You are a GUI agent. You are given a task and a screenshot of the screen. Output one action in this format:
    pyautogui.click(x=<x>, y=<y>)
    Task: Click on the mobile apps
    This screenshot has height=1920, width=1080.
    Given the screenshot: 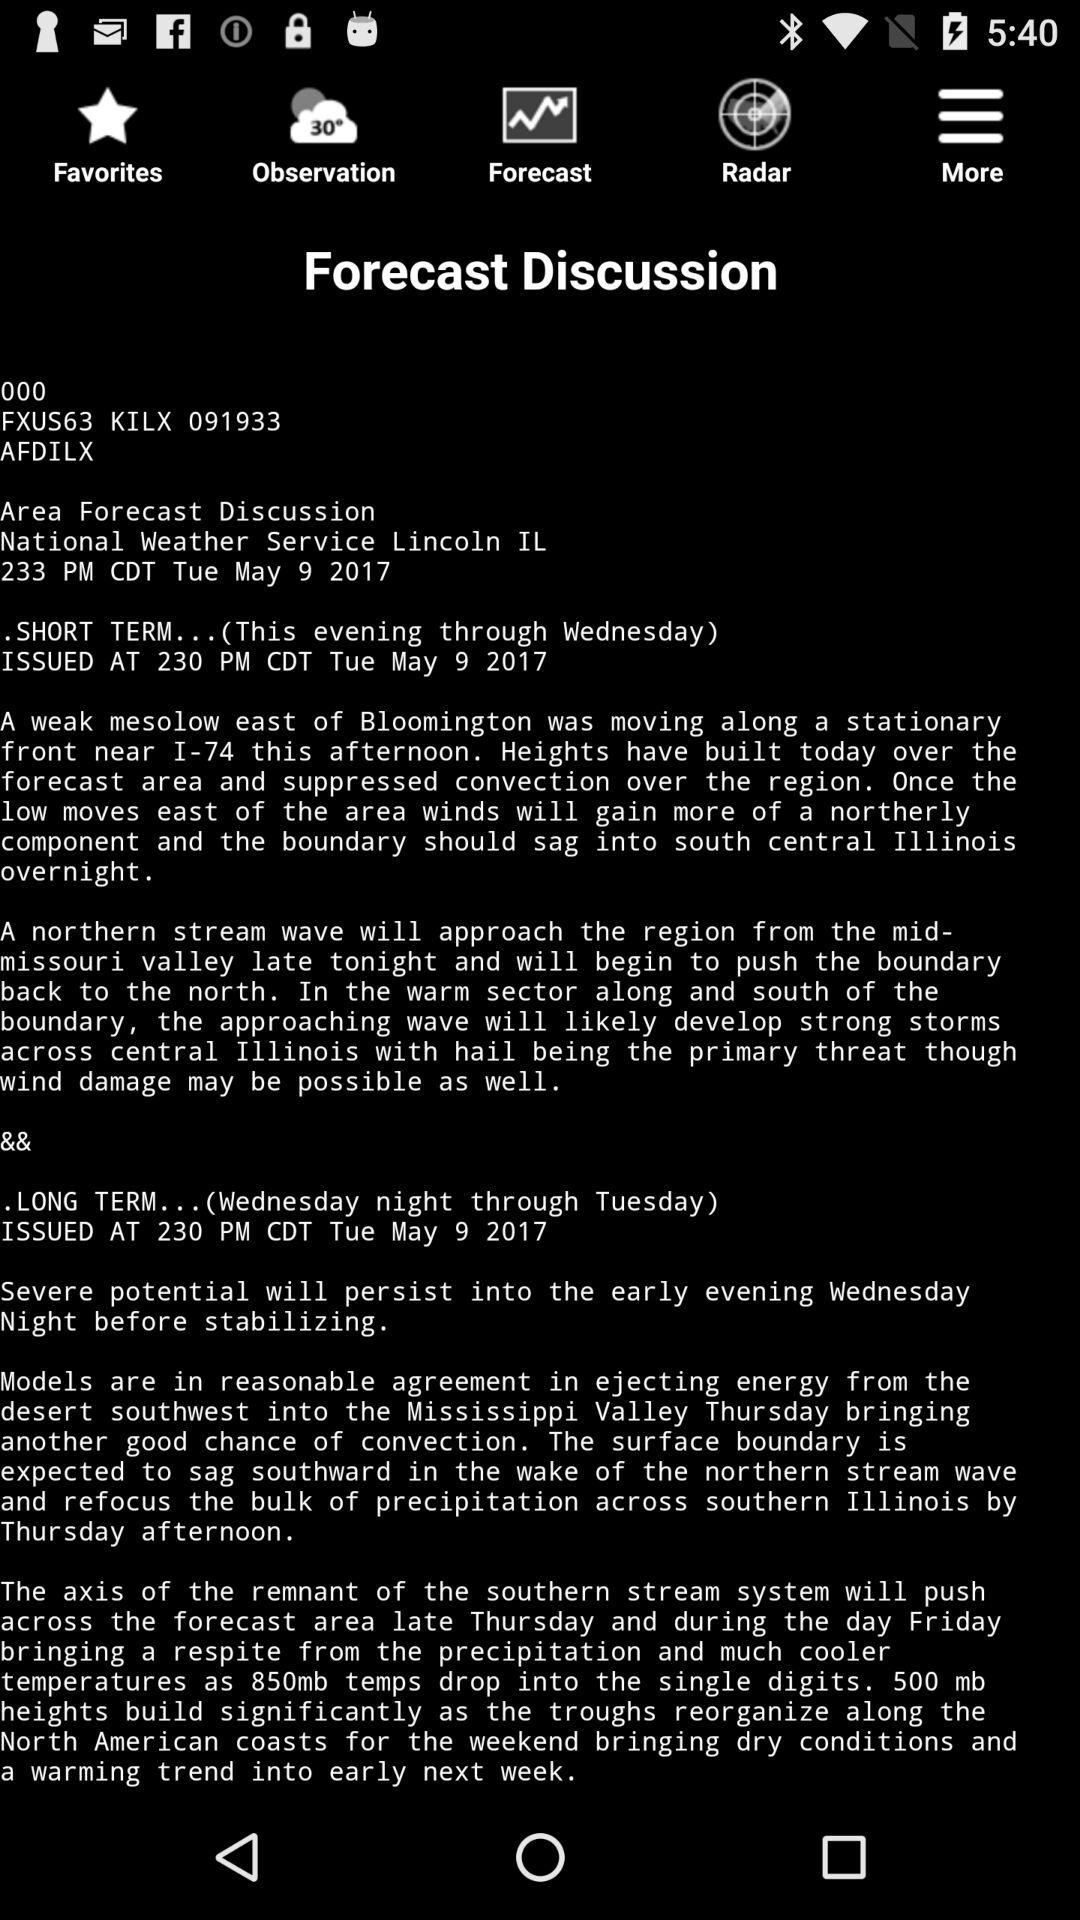 What is the action you would take?
    pyautogui.click(x=540, y=127)
    